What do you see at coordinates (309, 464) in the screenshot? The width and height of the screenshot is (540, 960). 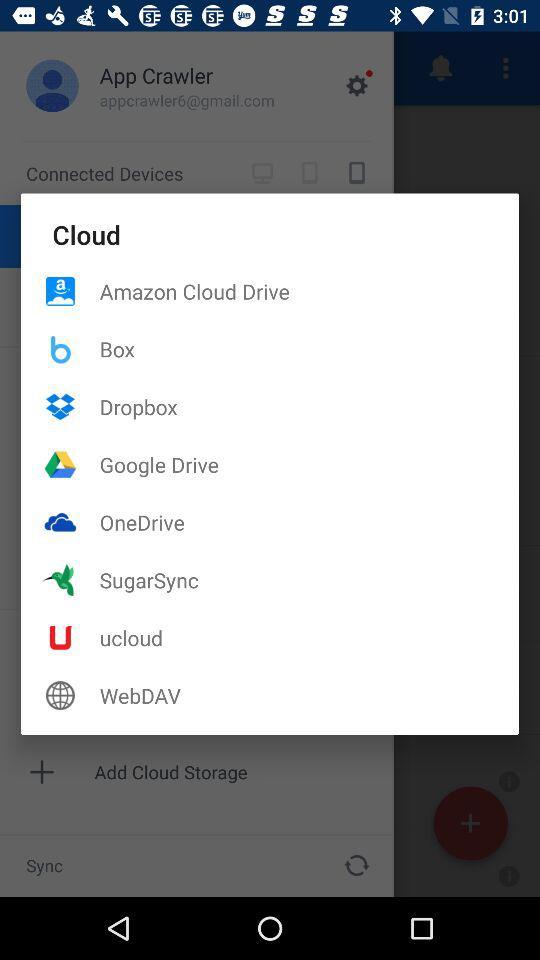 I see `item below dropbox item` at bounding box center [309, 464].